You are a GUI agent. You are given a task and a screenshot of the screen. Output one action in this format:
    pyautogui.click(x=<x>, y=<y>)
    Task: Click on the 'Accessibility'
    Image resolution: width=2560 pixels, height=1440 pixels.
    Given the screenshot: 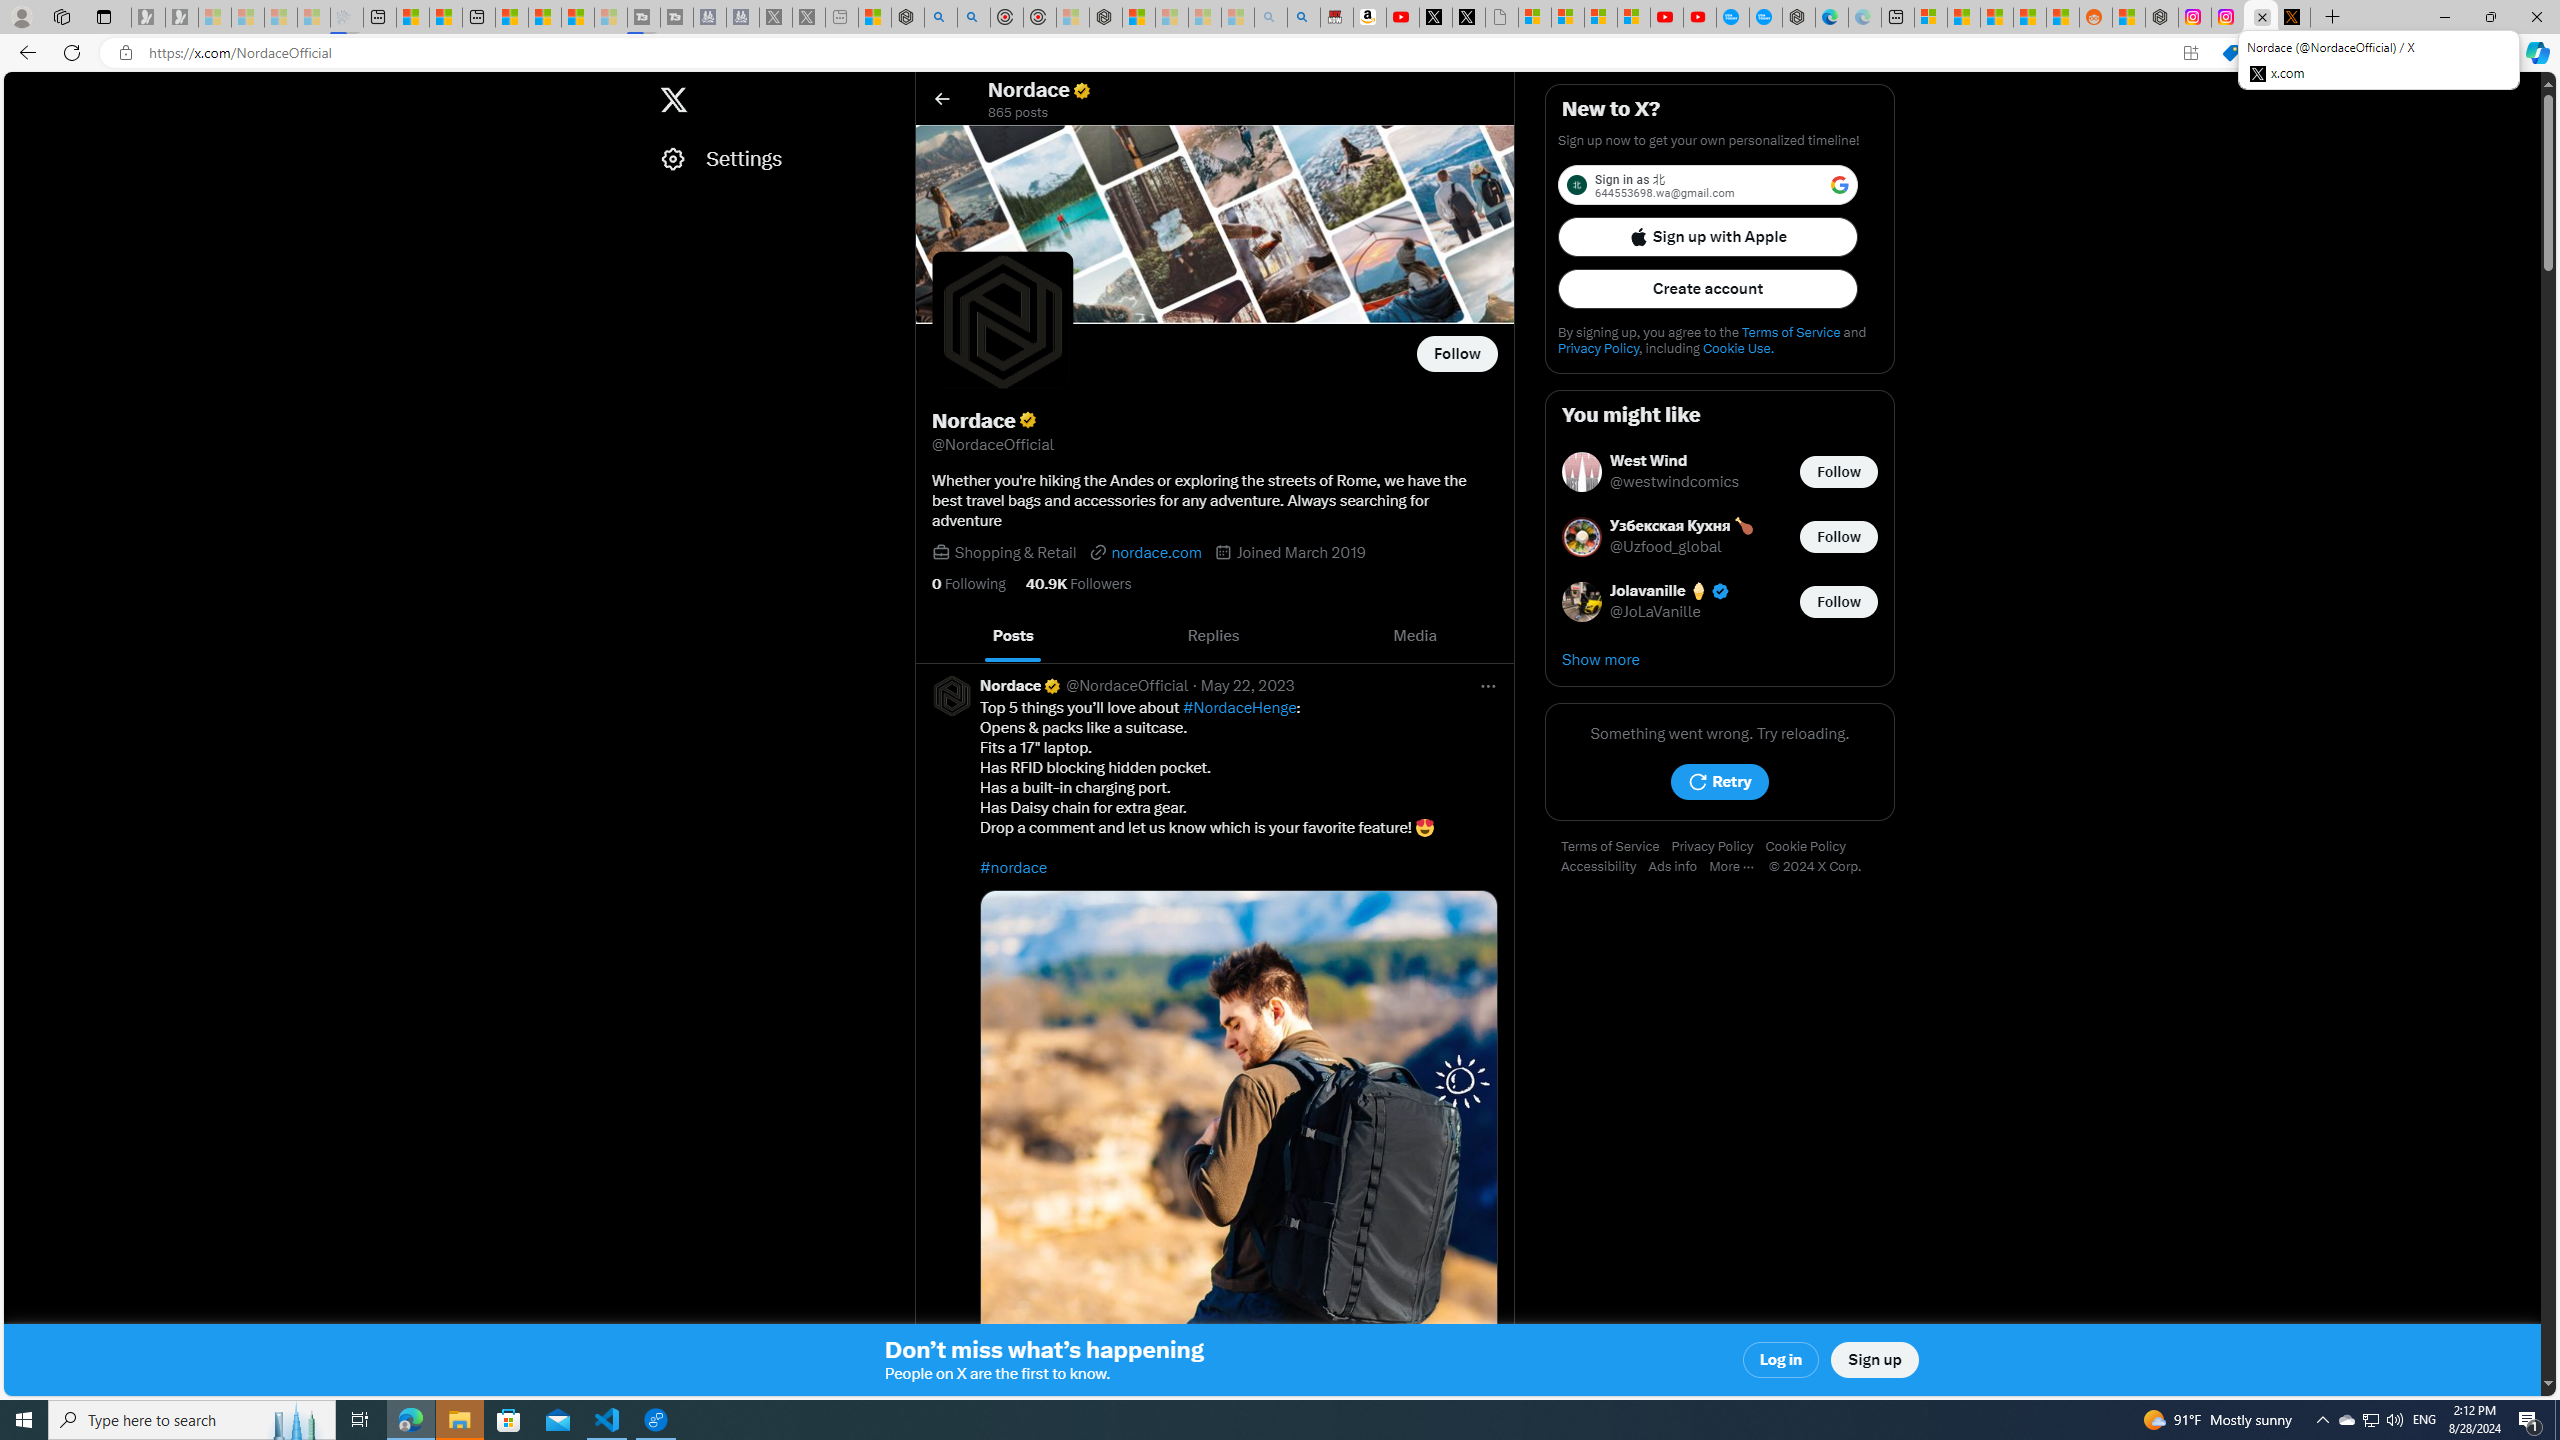 What is the action you would take?
    pyautogui.click(x=1605, y=866)
    